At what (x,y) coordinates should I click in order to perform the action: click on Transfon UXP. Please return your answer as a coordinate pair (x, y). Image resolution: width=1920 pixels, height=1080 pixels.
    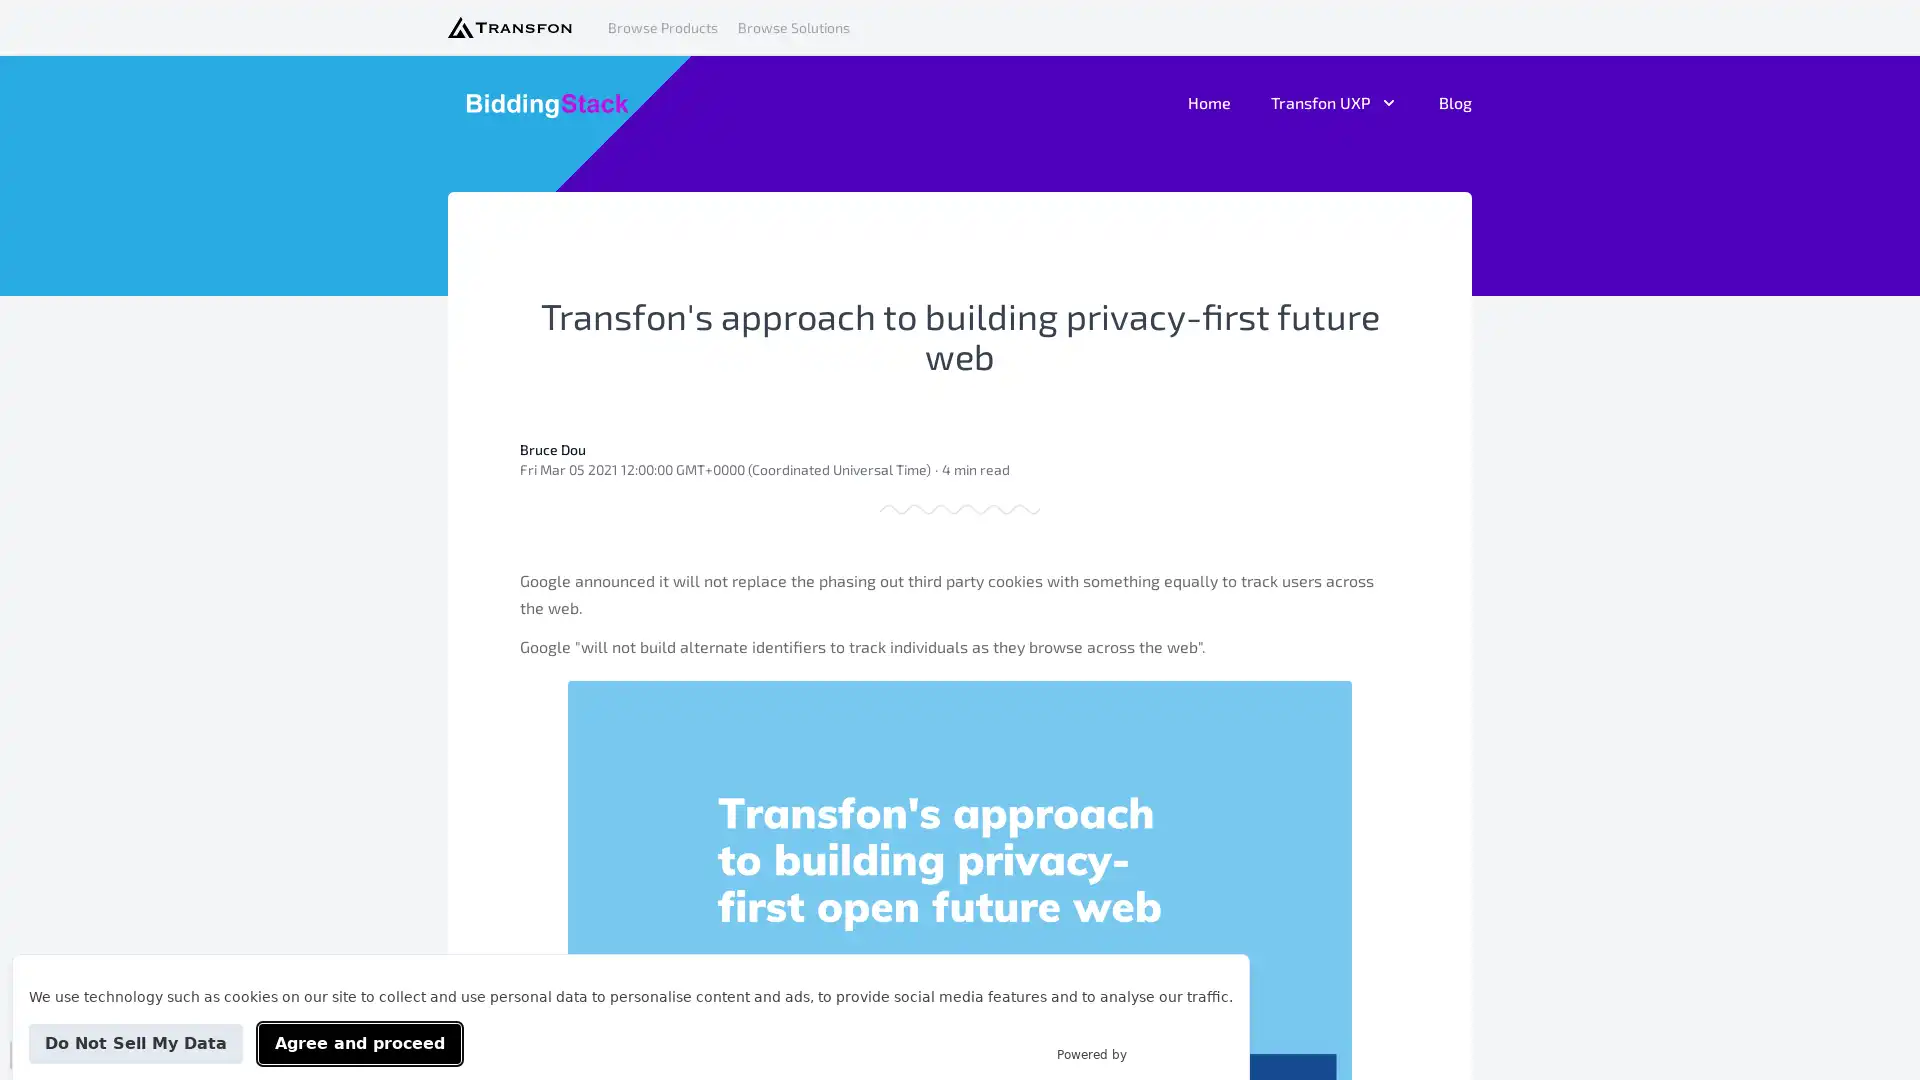
    Looking at the image, I should click on (1334, 103).